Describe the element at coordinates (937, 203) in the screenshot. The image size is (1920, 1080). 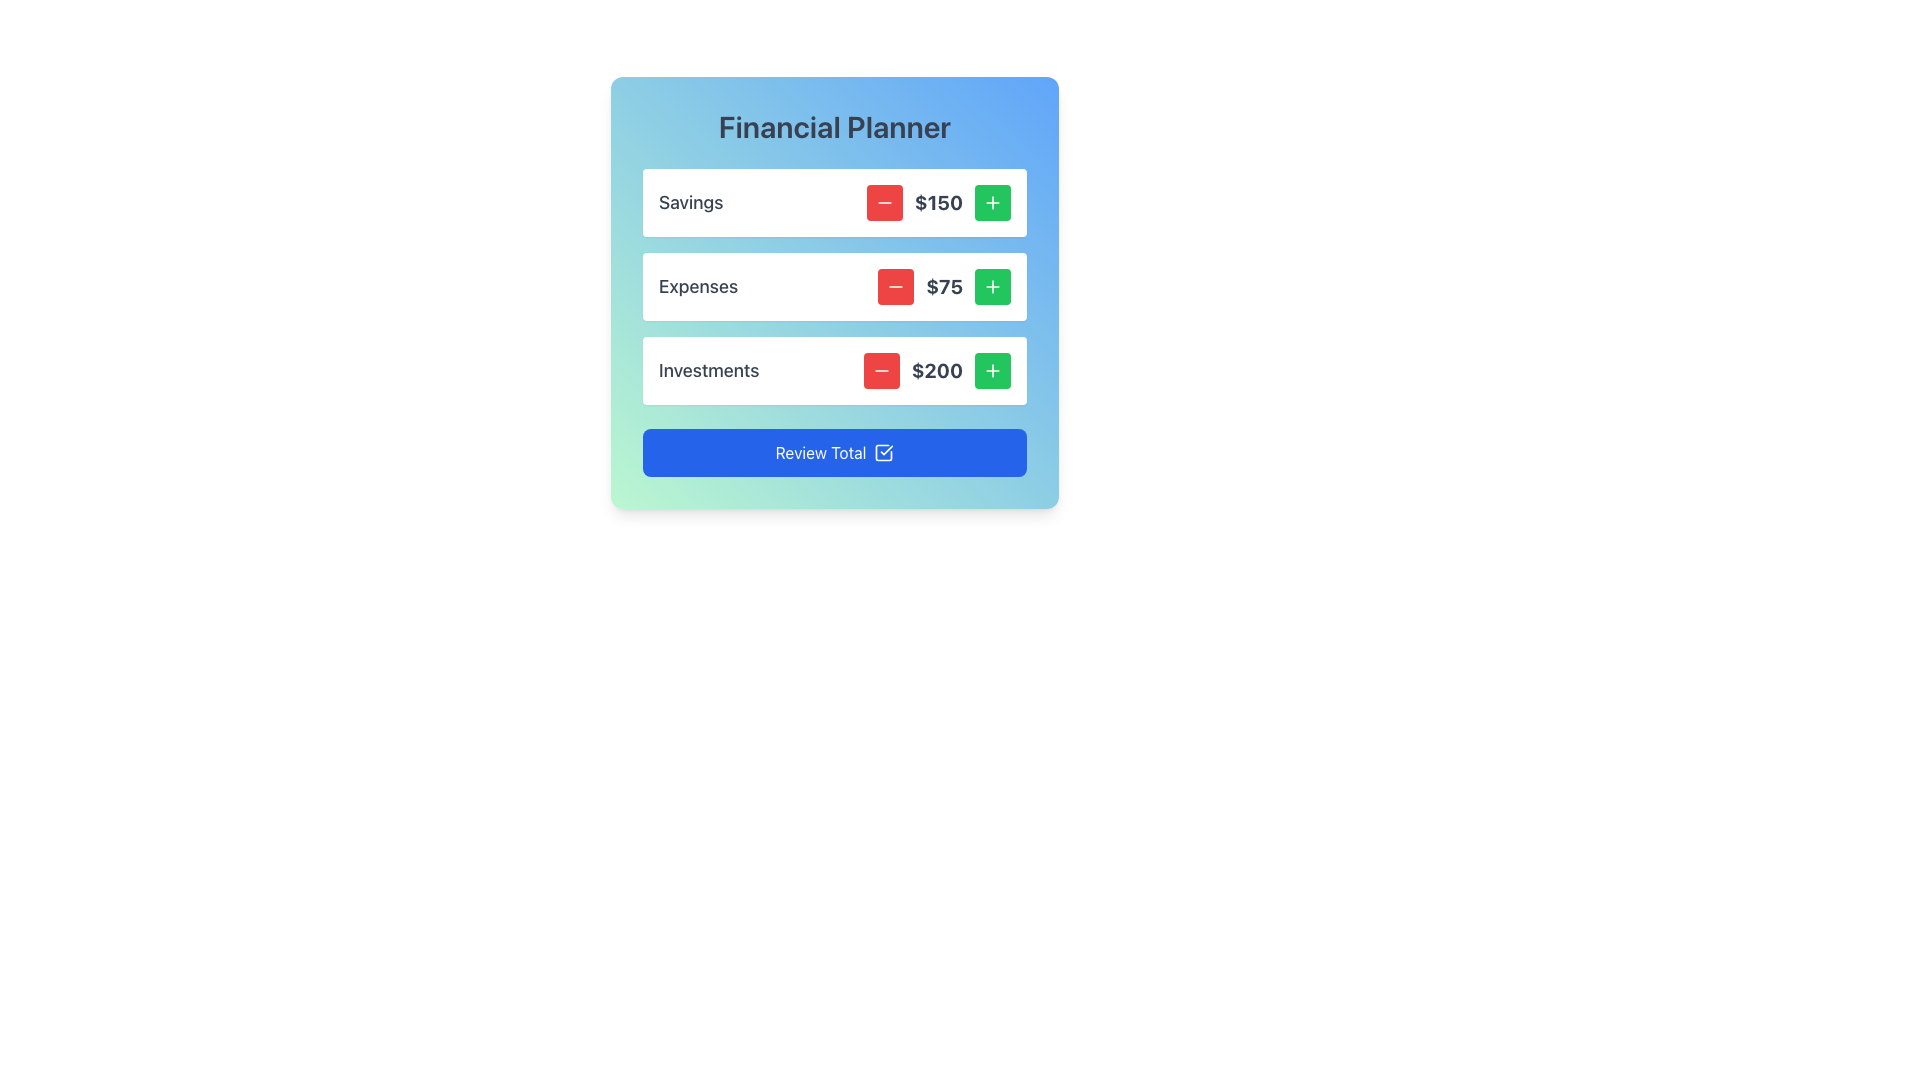
I see `the static text displaying the current monetary value associated with 'Savings' located to the right of the 'Savings' label in the uppermost row of the interactive panel` at that location.